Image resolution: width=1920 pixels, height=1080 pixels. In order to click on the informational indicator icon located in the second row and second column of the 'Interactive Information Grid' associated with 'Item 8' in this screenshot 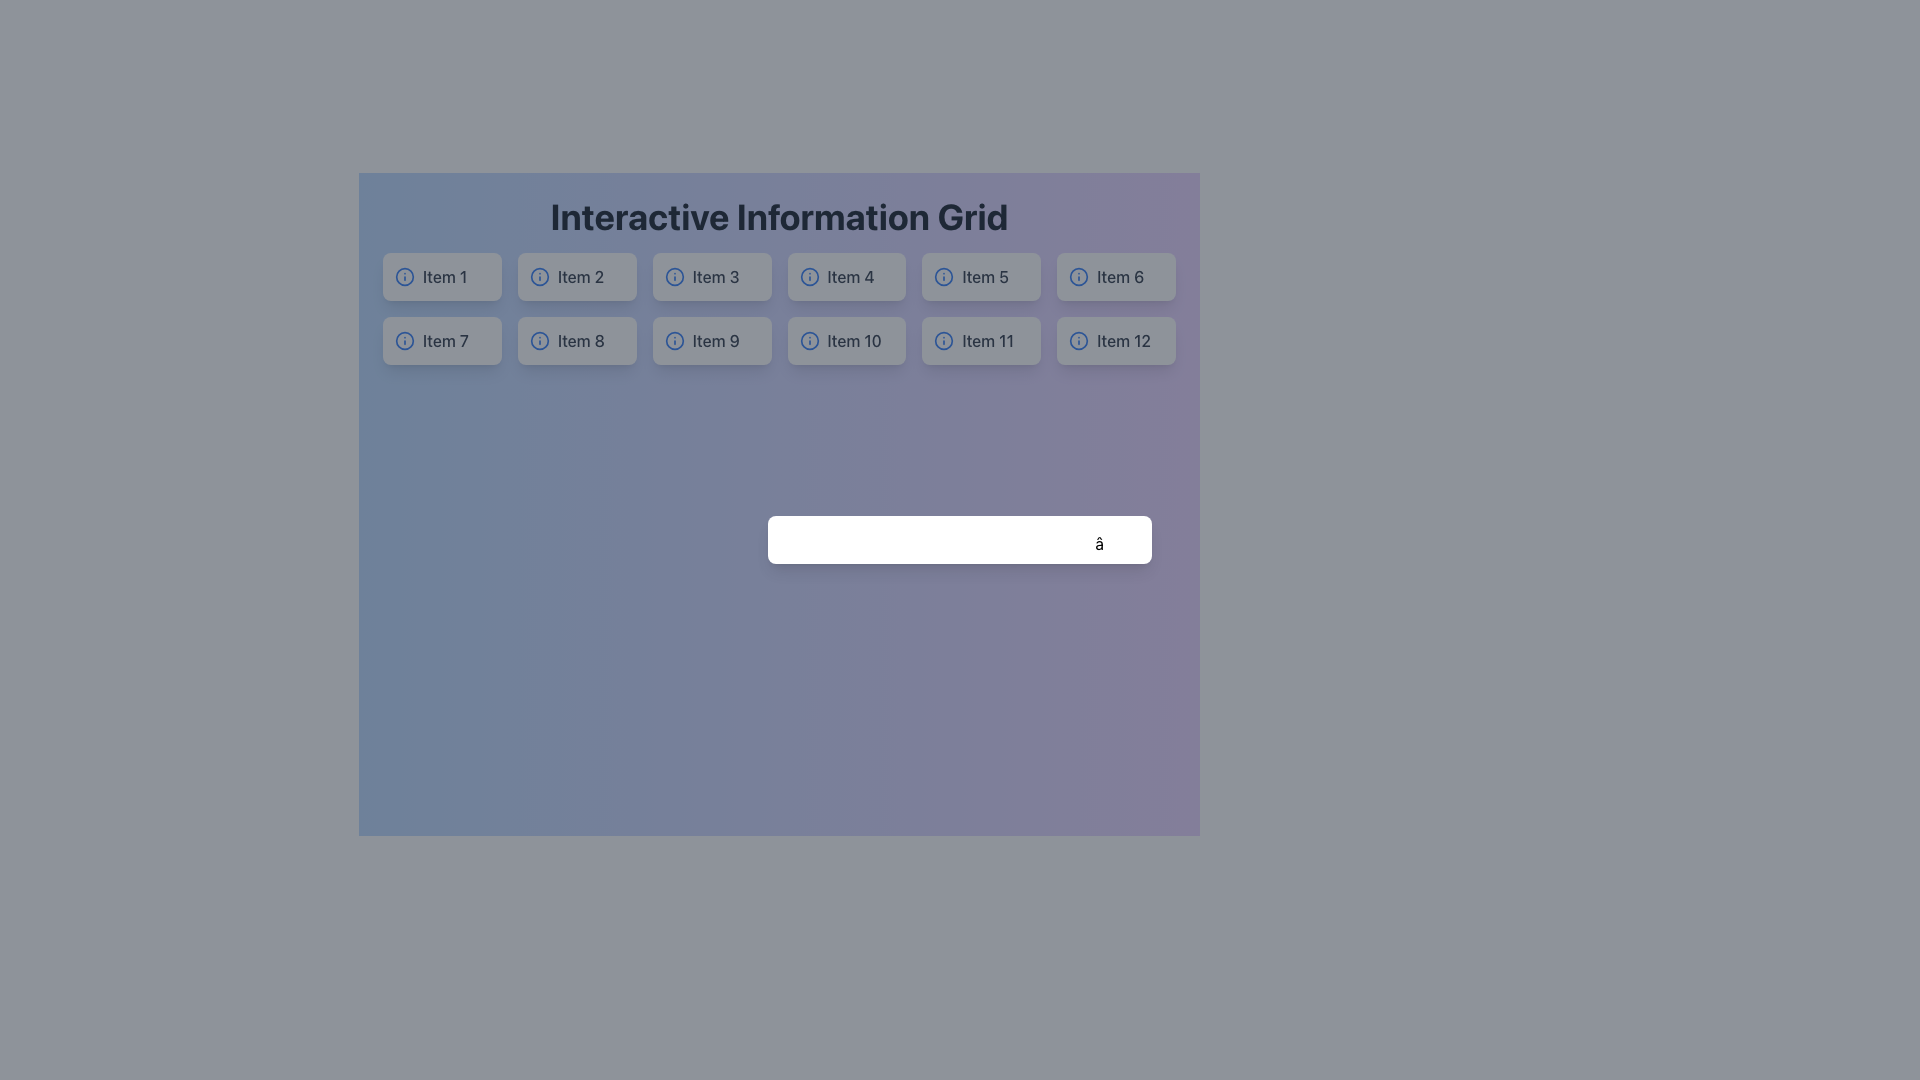, I will do `click(539, 339)`.